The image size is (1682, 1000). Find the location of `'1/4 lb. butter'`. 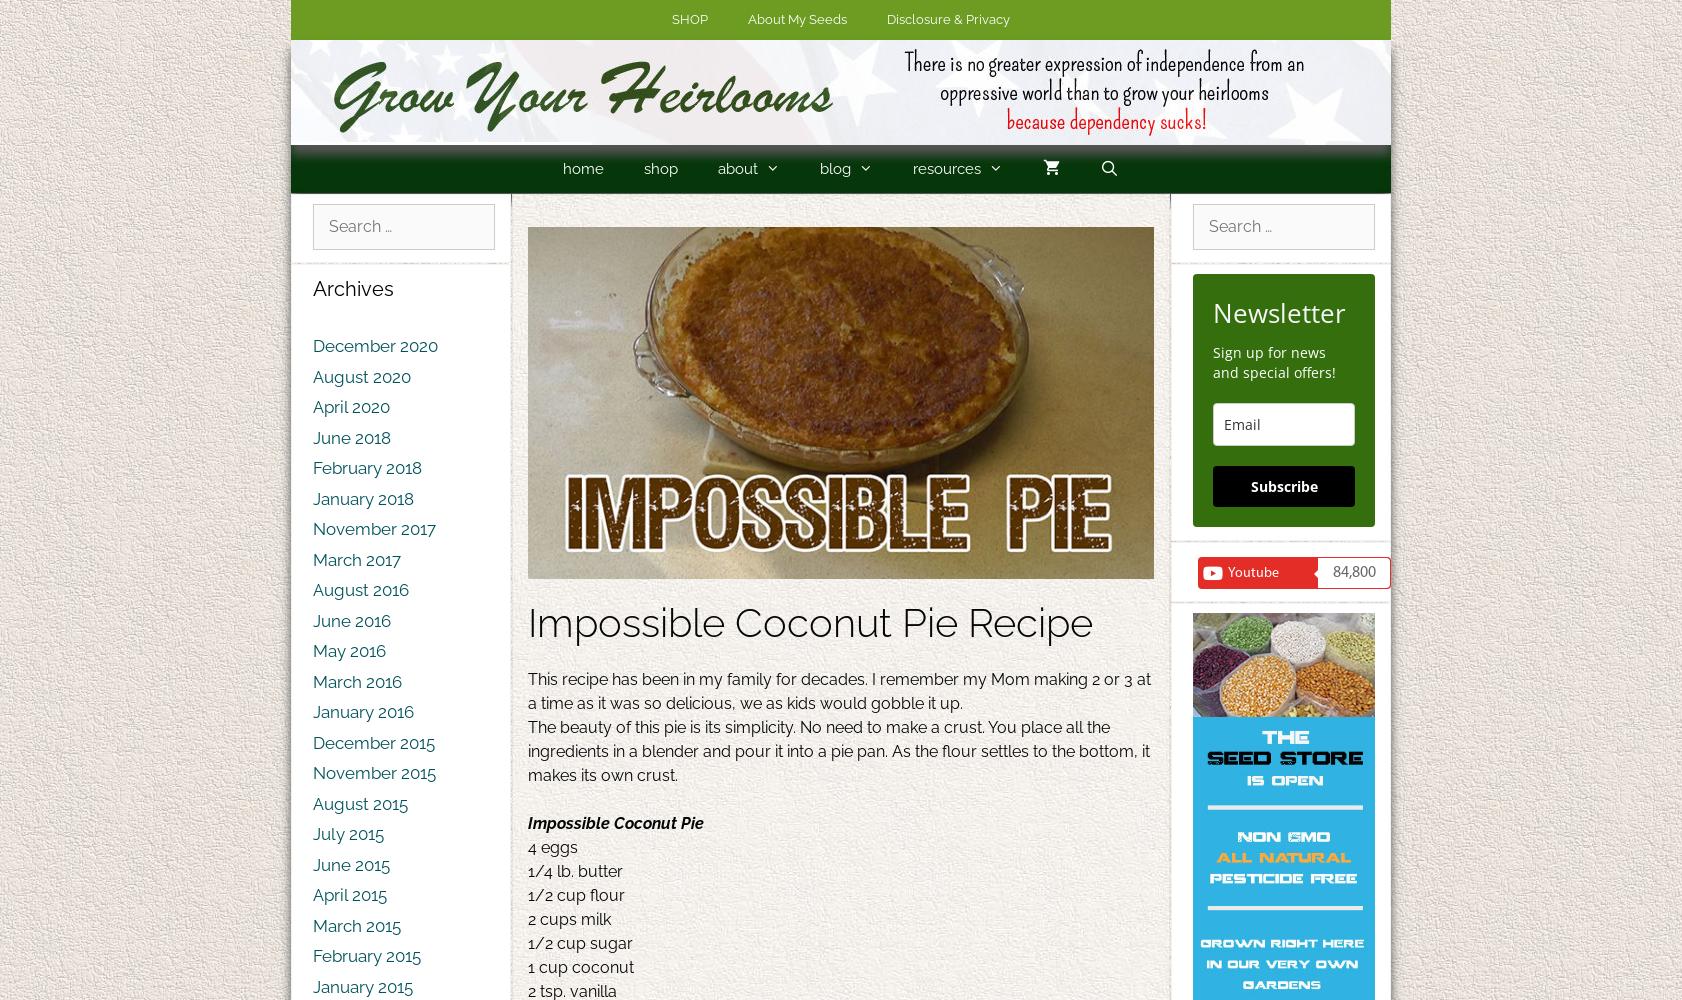

'1/4 lb. butter' is located at coordinates (575, 870).